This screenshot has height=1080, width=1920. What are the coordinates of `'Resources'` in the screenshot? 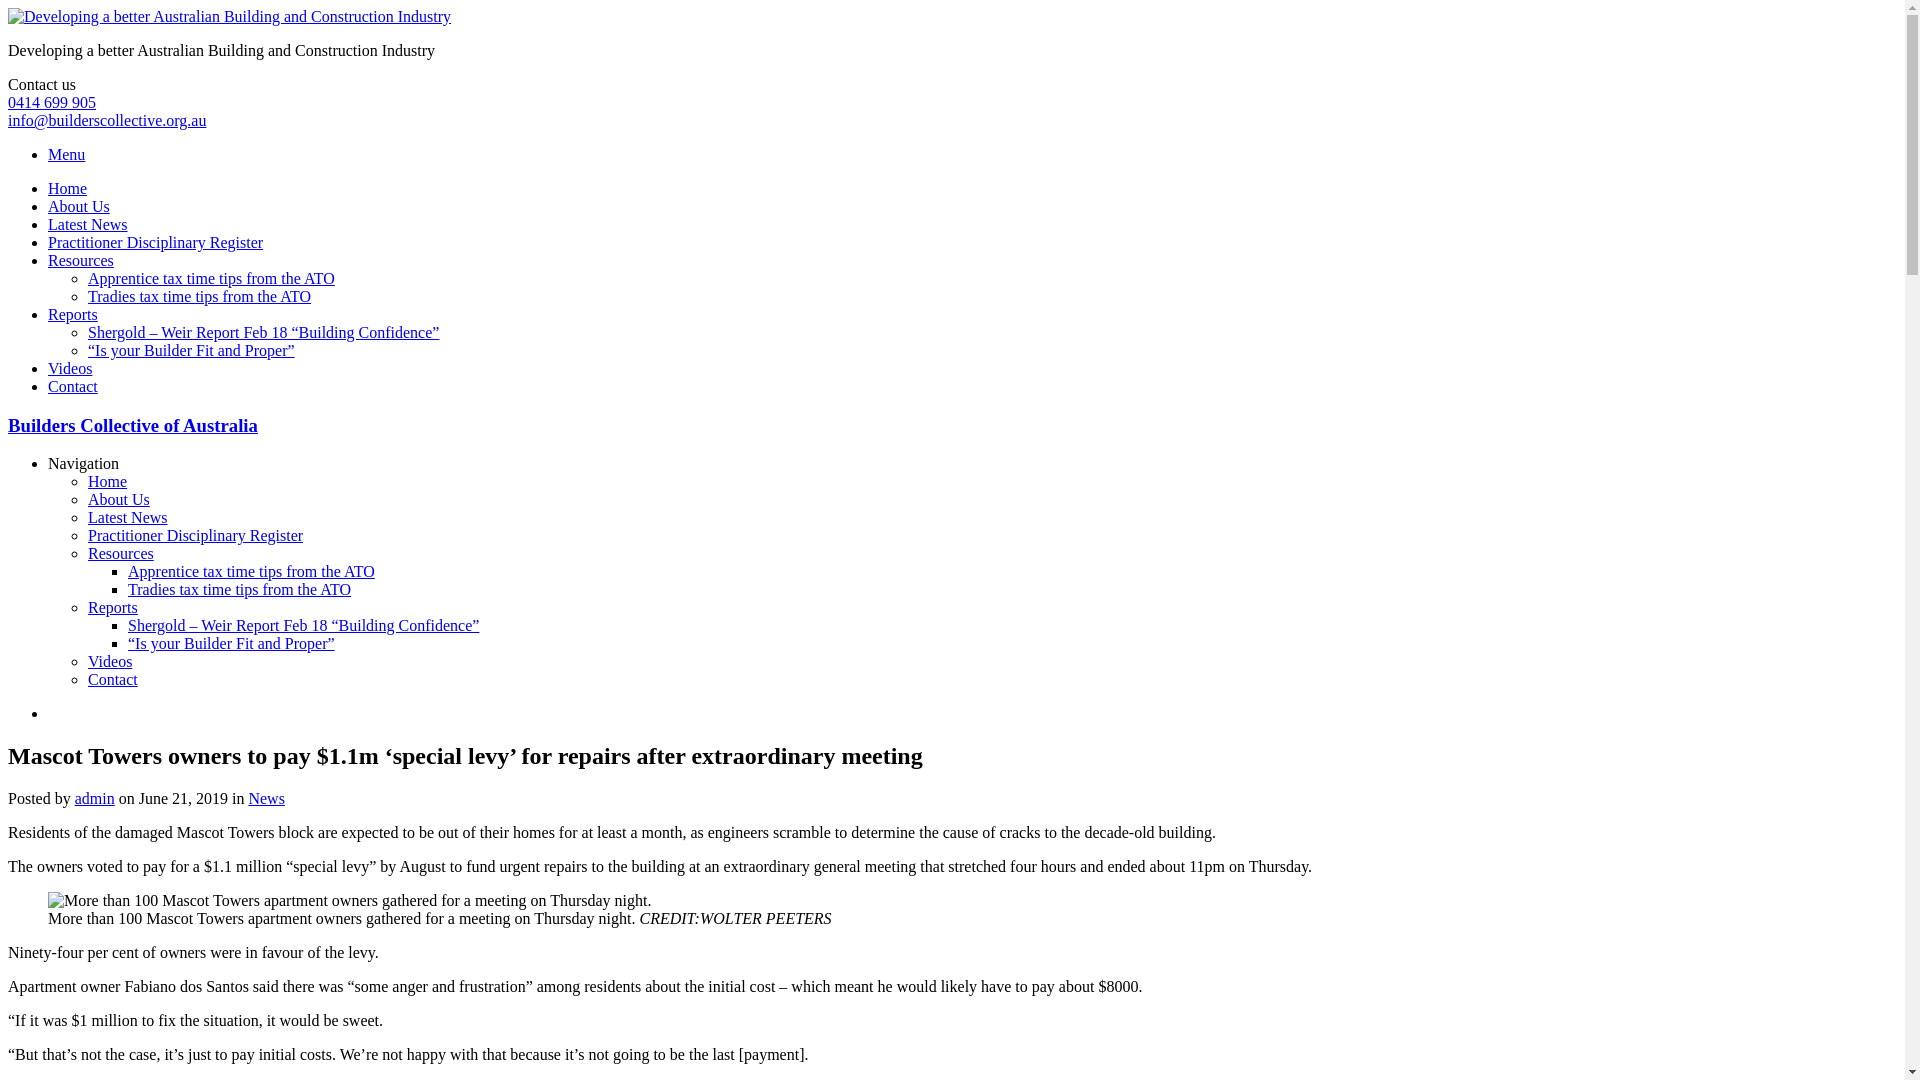 It's located at (119, 553).